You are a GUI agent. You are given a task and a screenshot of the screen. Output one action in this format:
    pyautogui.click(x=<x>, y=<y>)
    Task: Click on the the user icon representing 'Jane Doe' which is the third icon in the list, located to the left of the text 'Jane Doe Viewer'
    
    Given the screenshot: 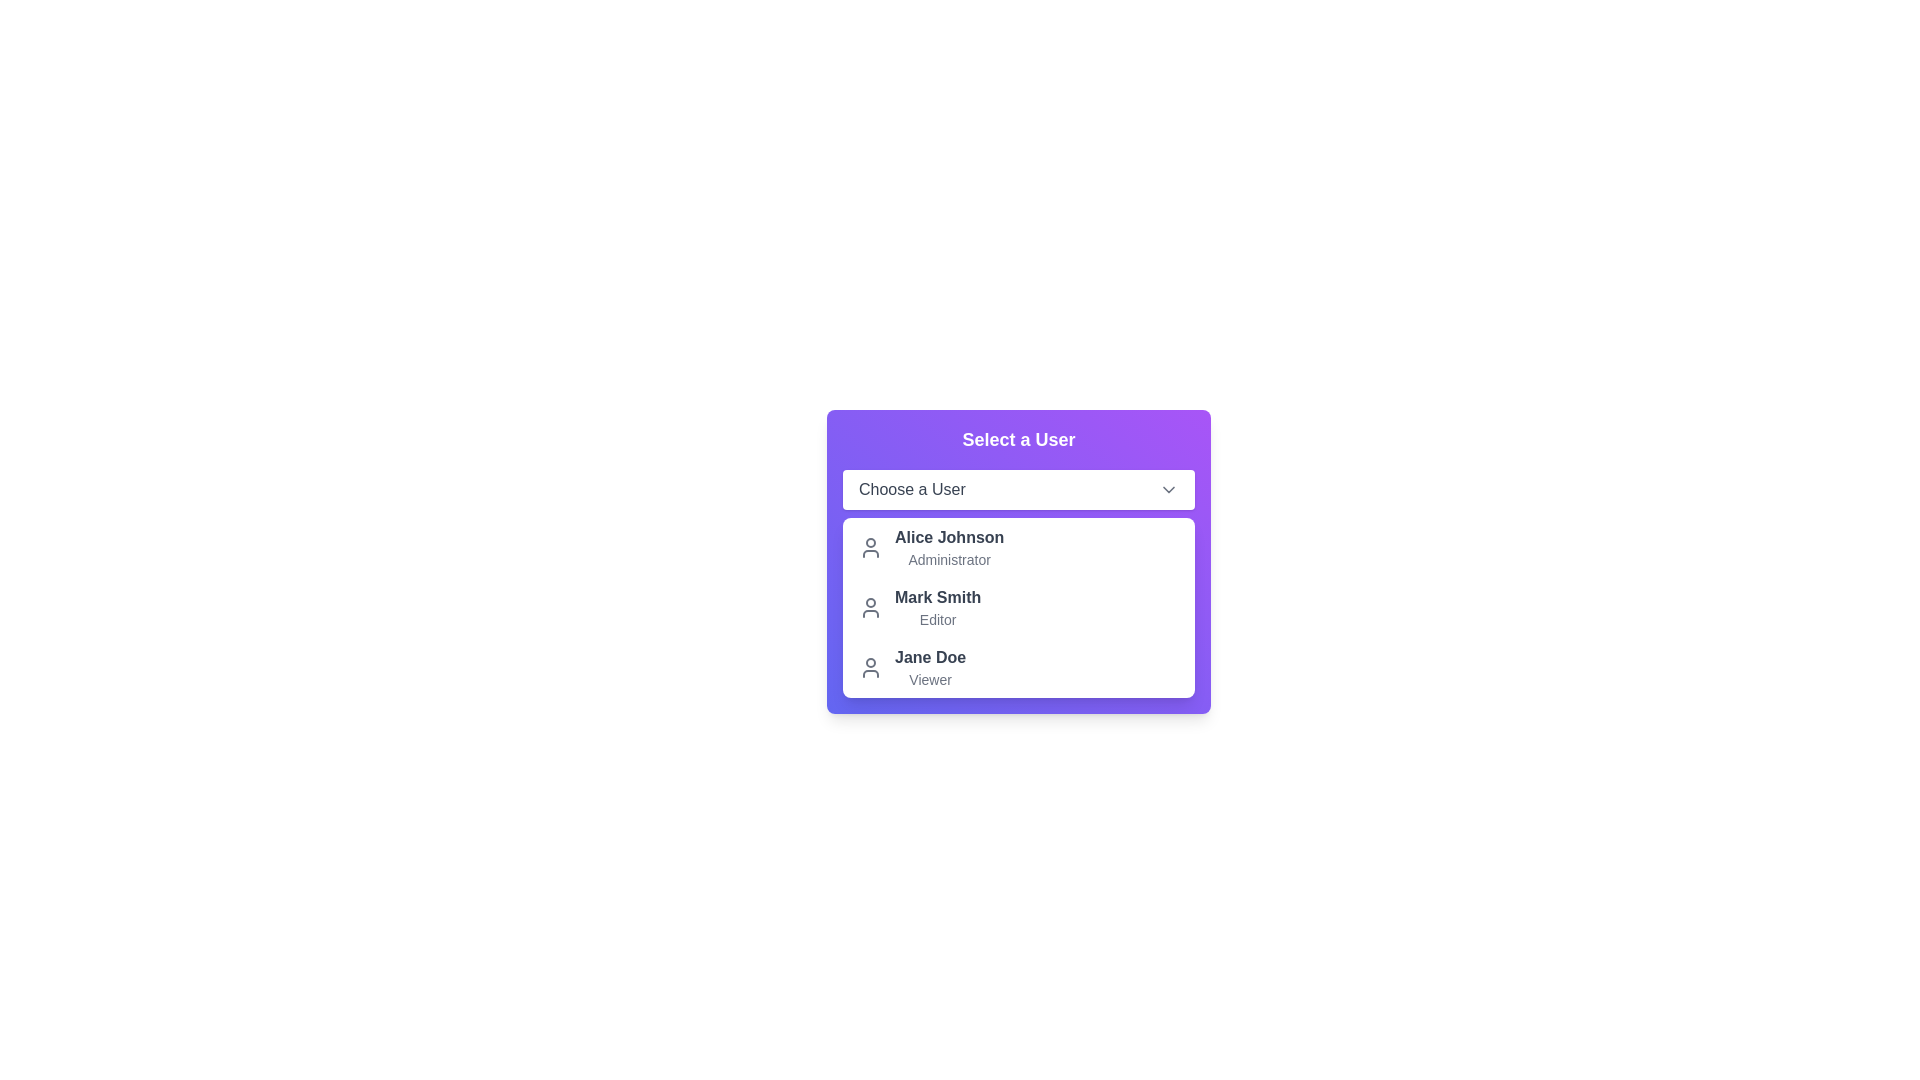 What is the action you would take?
    pyautogui.click(x=870, y=667)
    